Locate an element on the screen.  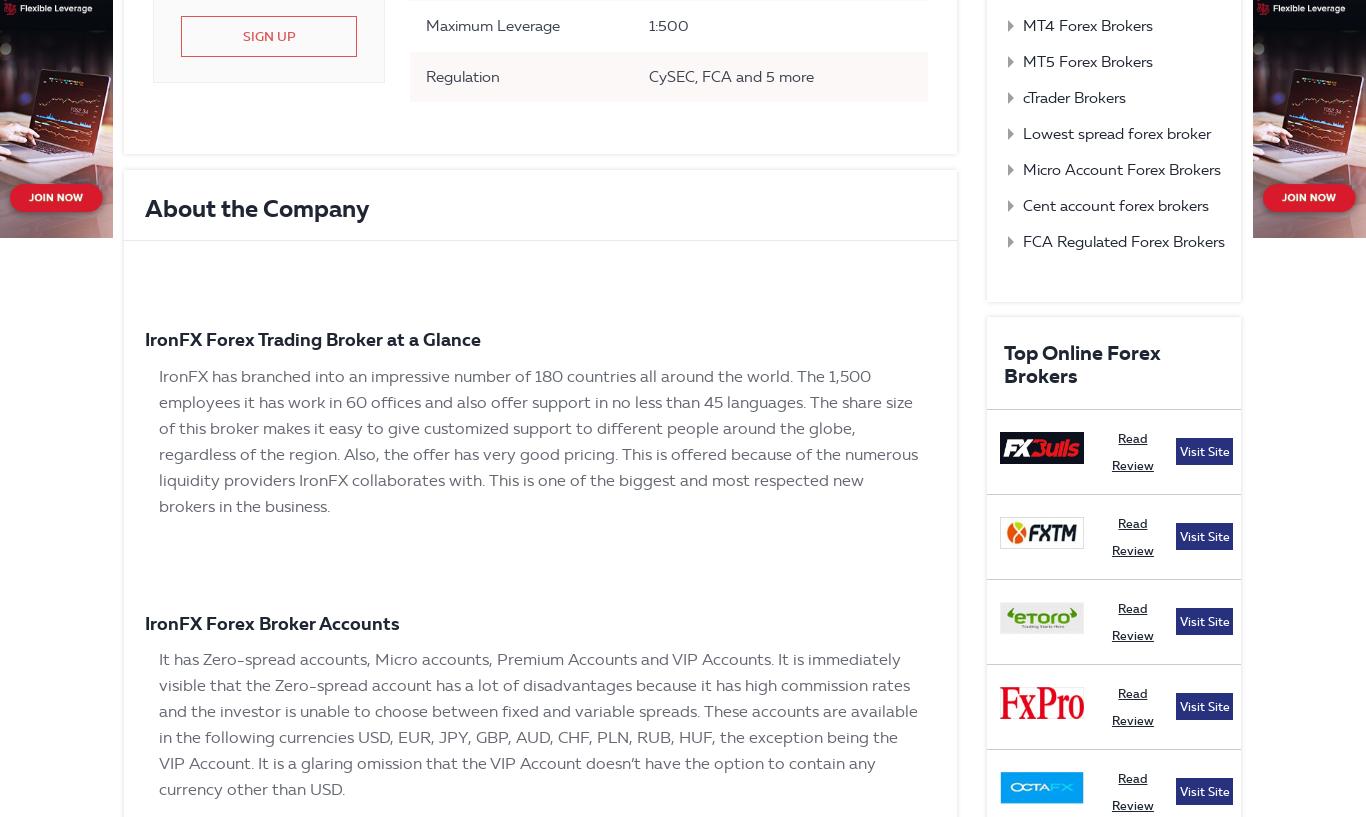
'MT5 Forex Brokers' is located at coordinates (1086, 60).